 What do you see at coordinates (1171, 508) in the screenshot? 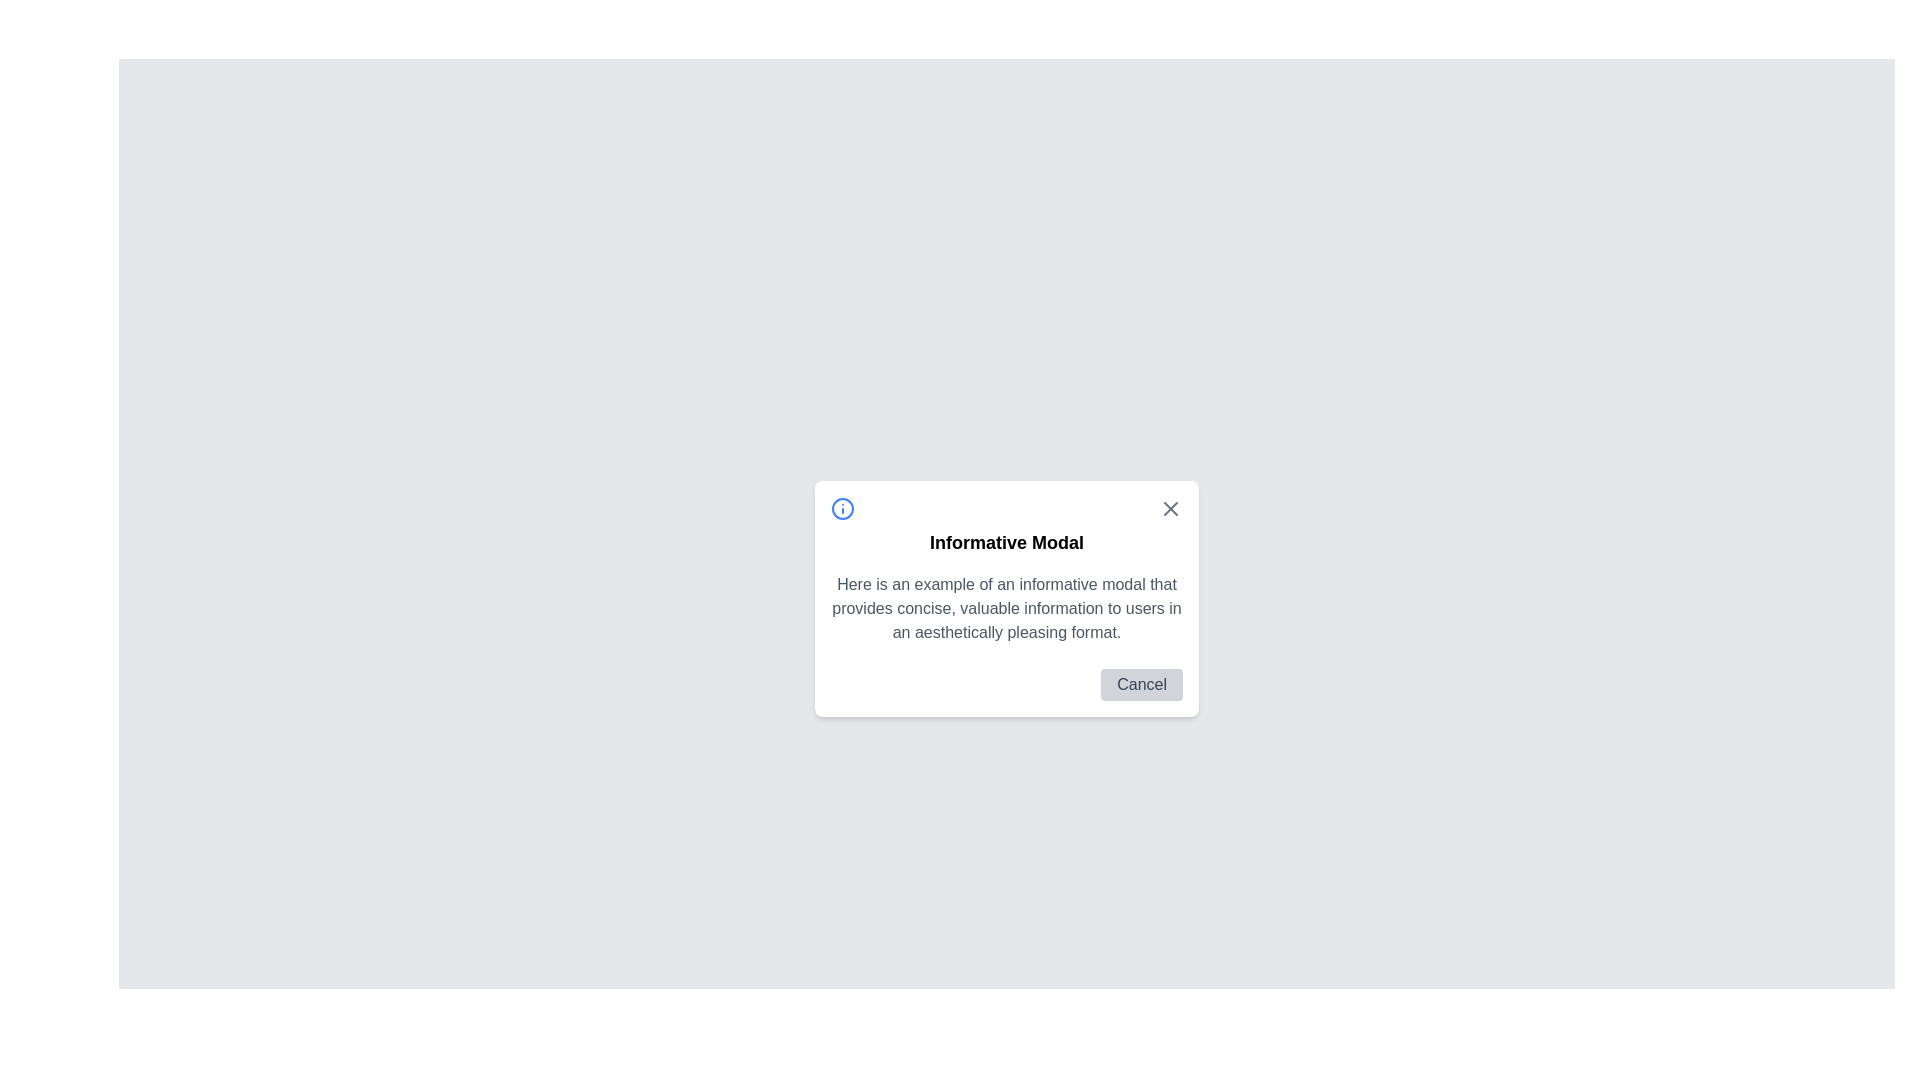
I see `the close button located in the upper-right corner of the modal dialog to change its color` at bounding box center [1171, 508].